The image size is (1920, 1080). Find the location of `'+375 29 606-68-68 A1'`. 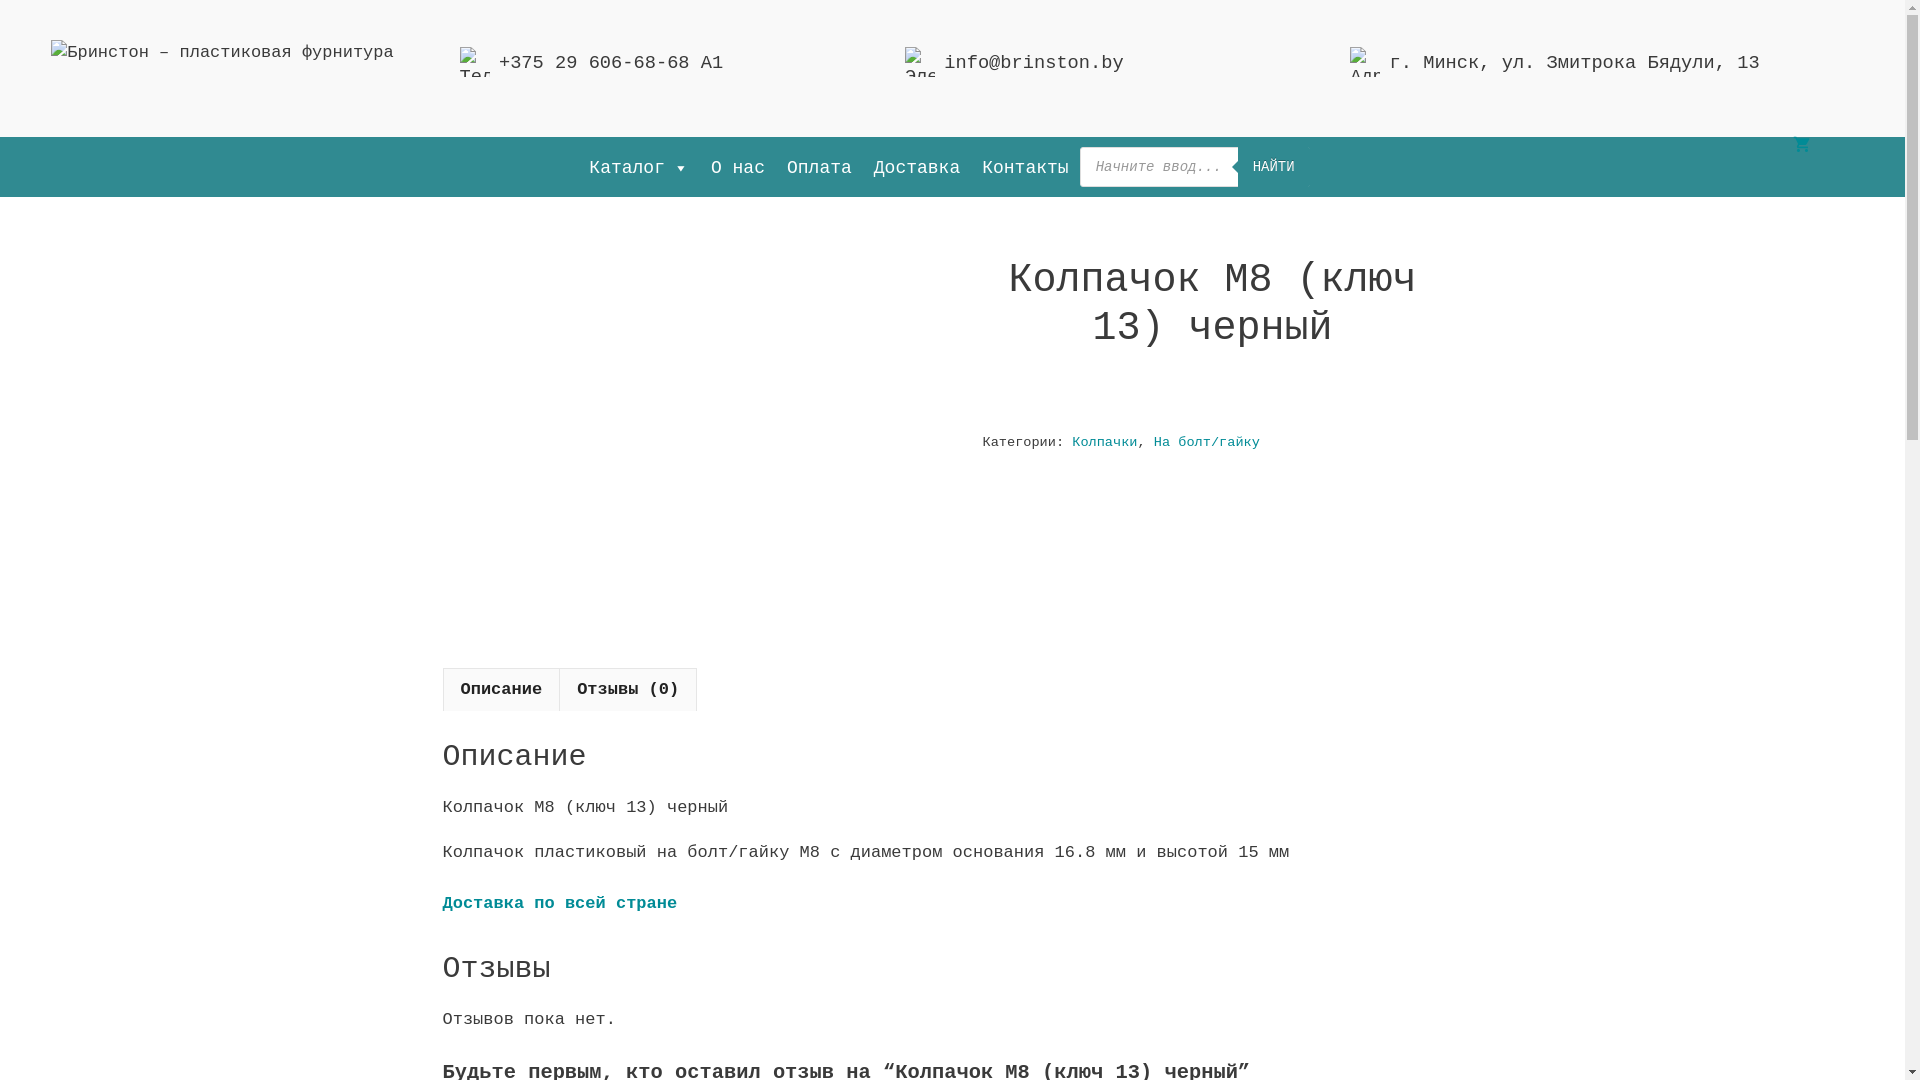

'+375 29 606-68-68 A1' is located at coordinates (609, 61).